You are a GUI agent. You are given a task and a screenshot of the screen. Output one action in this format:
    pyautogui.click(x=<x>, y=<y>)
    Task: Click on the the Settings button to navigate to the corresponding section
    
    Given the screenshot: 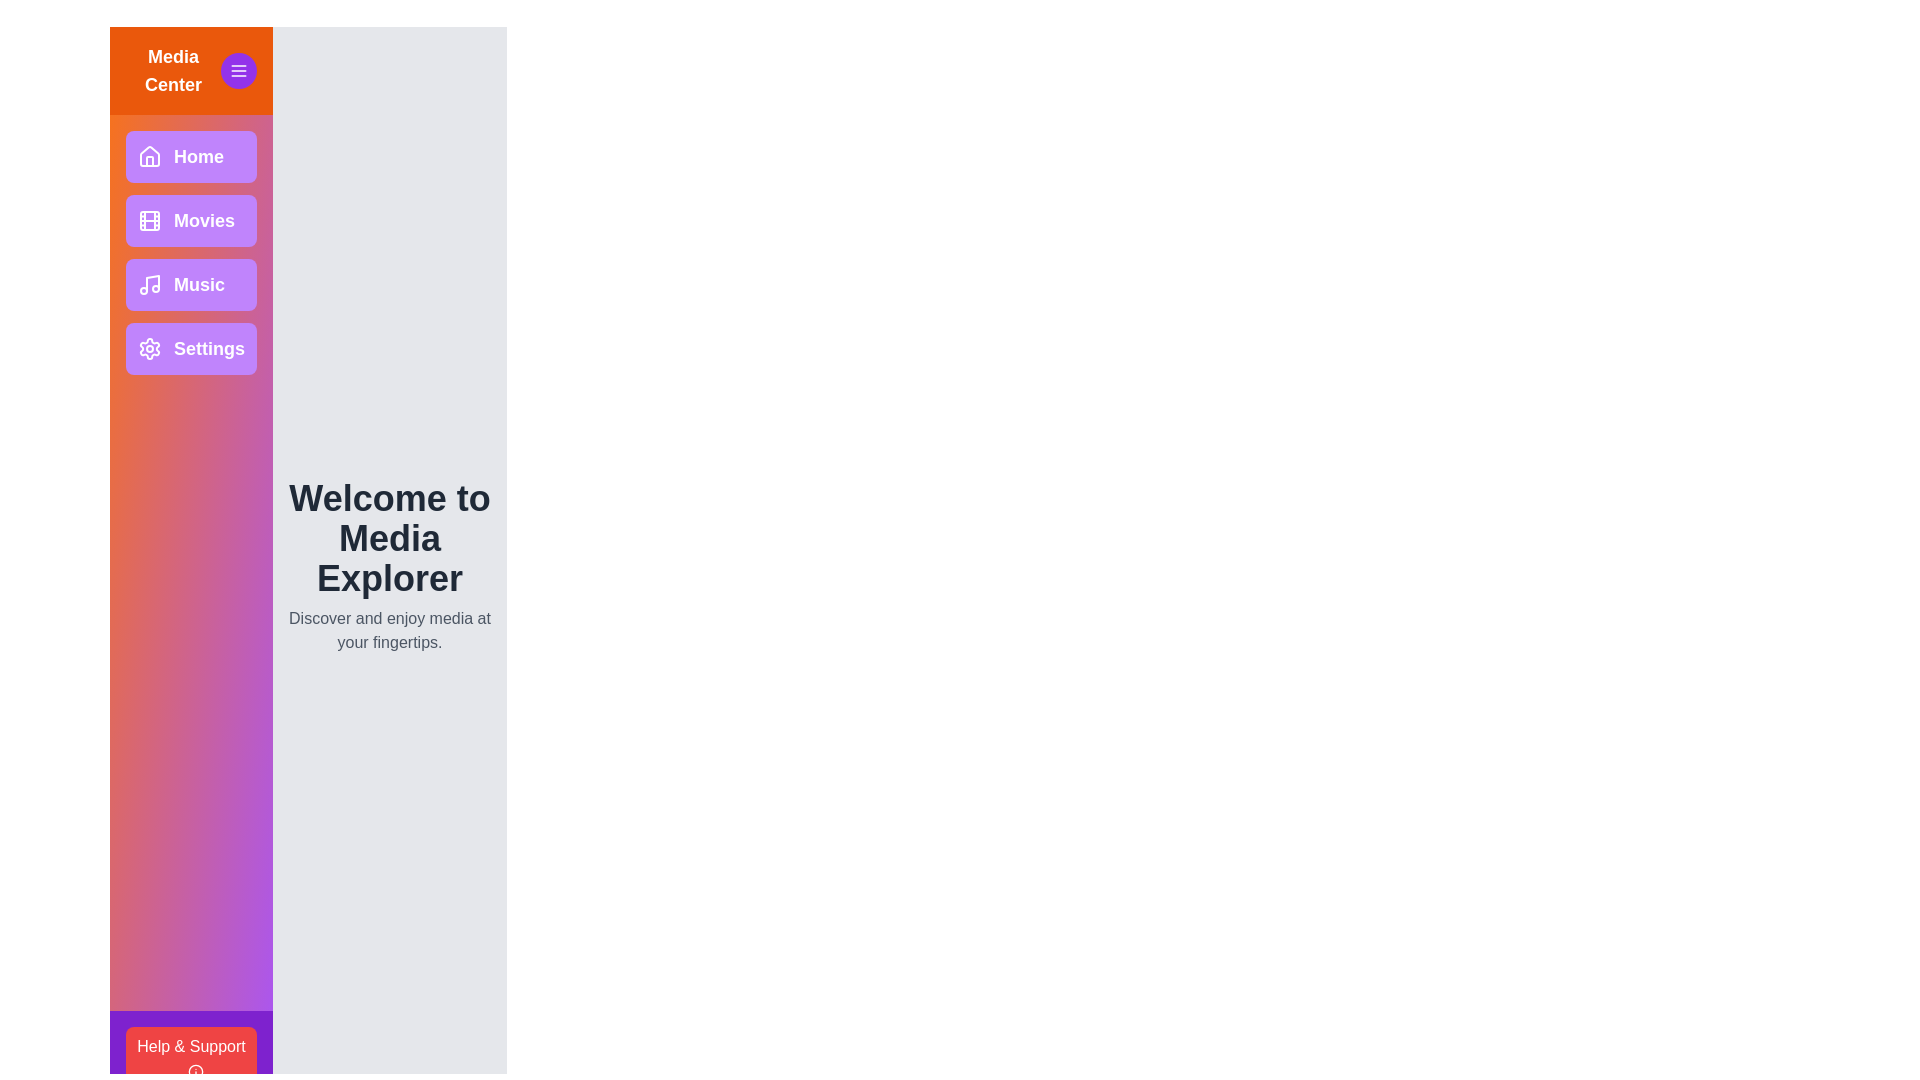 What is the action you would take?
    pyautogui.click(x=191, y=347)
    